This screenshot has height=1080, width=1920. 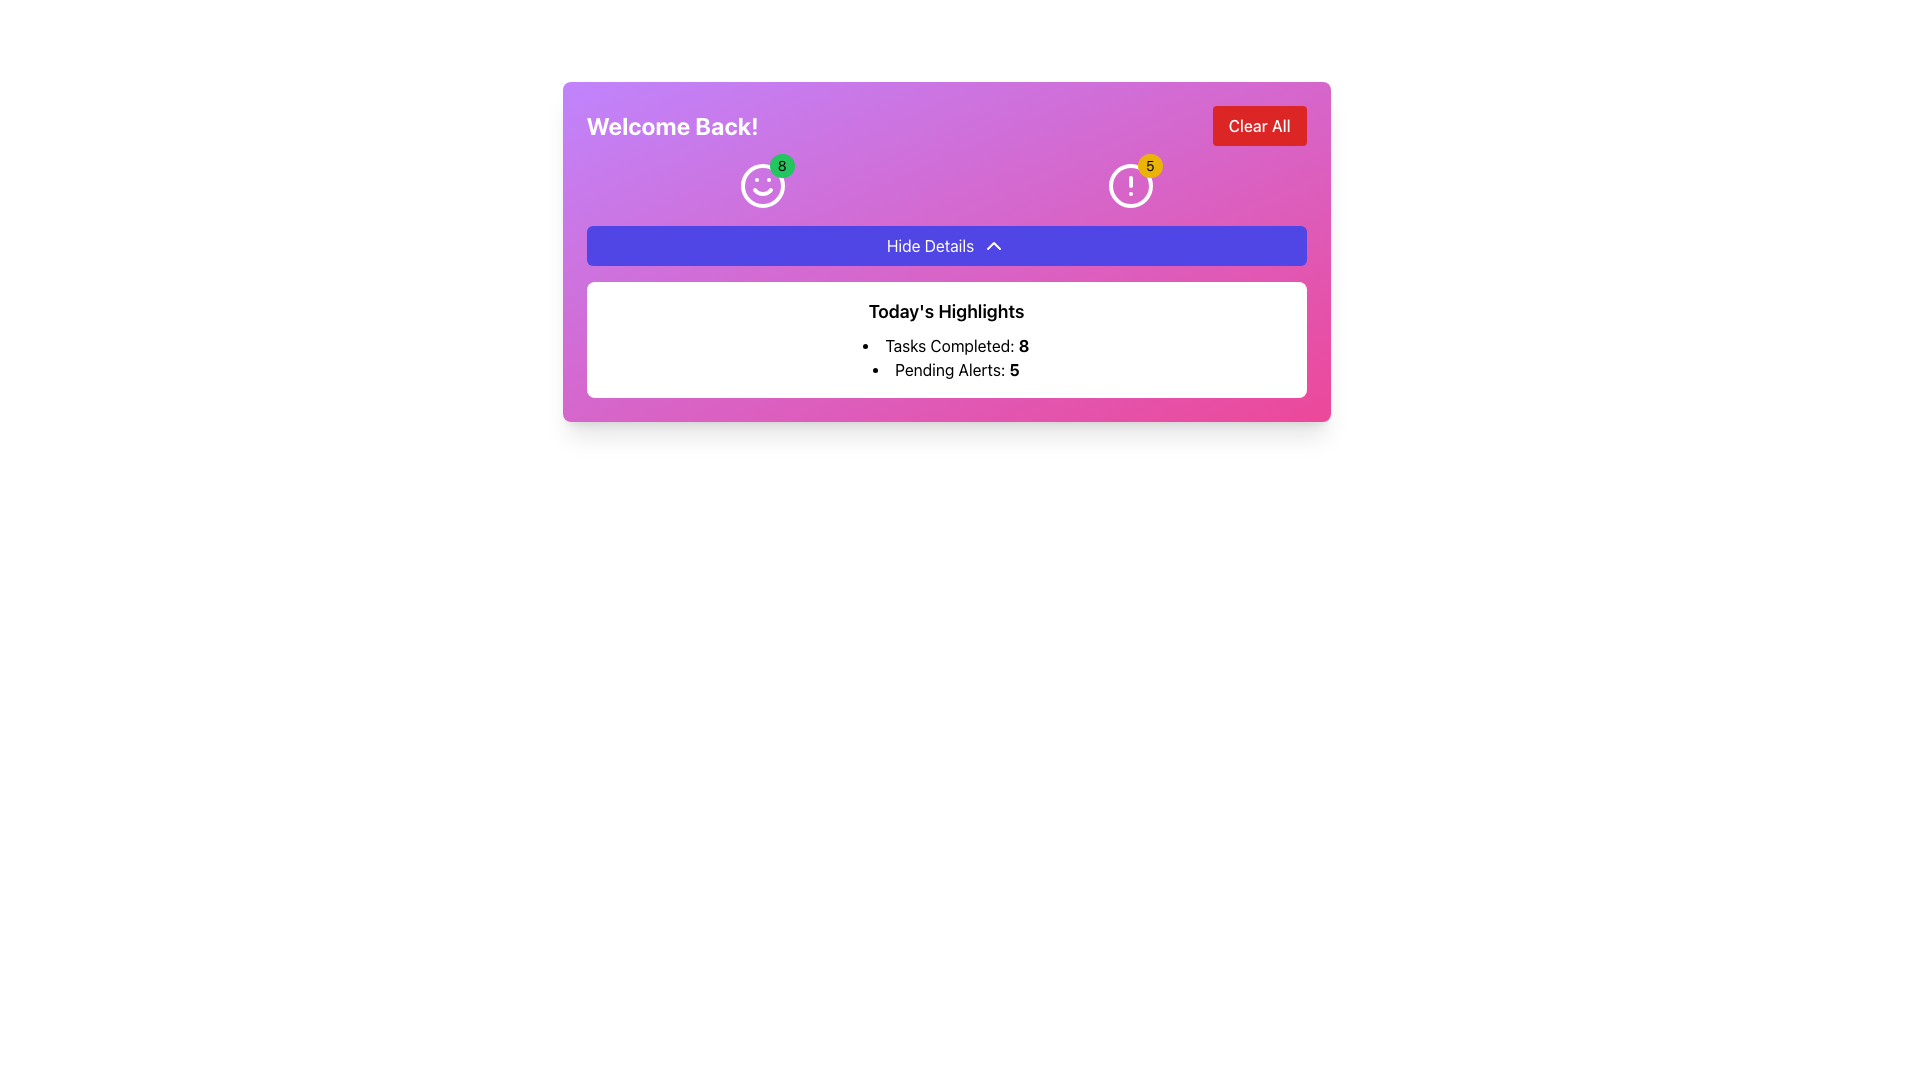 What do you see at coordinates (945, 357) in the screenshot?
I see `the list displaying 'Tasks Completed: 8' and 'Pending Alerts: 5' which is located underneath the header 'Today's Highlights'` at bounding box center [945, 357].